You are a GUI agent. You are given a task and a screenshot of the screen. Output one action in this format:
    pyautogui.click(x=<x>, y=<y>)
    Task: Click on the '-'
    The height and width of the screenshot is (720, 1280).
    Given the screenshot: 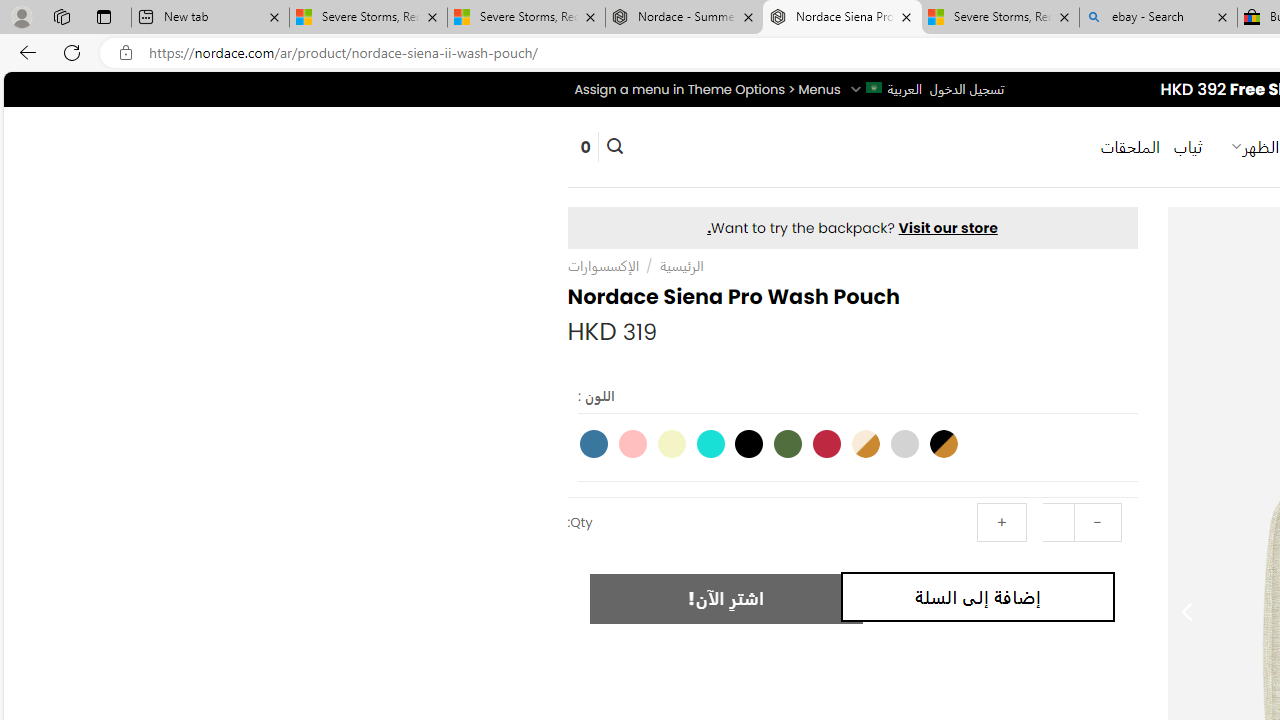 What is the action you would take?
    pyautogui.click(x=1096, y=521)
    